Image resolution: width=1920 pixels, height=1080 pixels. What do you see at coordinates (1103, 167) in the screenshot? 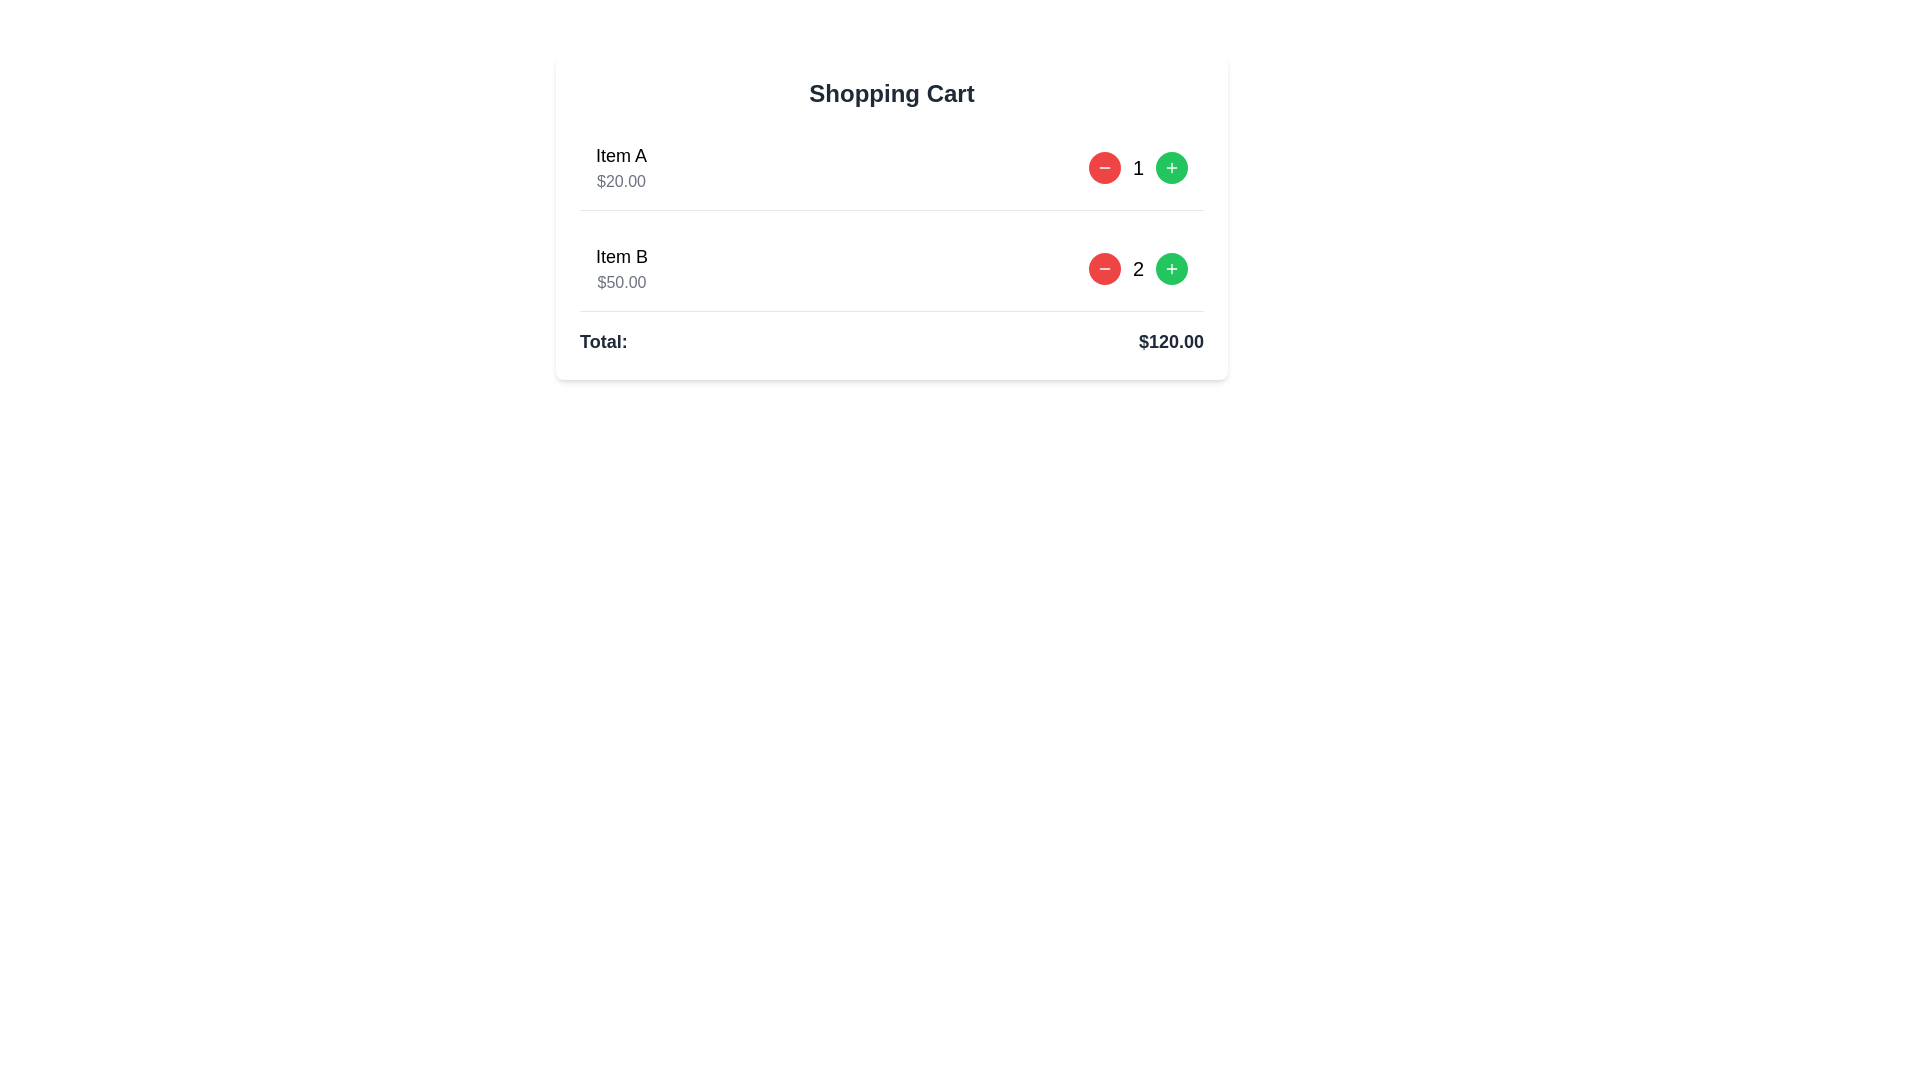
I see `the decrease quantity button for 'Item A' in the shopping cart` at bounding box center [1103, 167].